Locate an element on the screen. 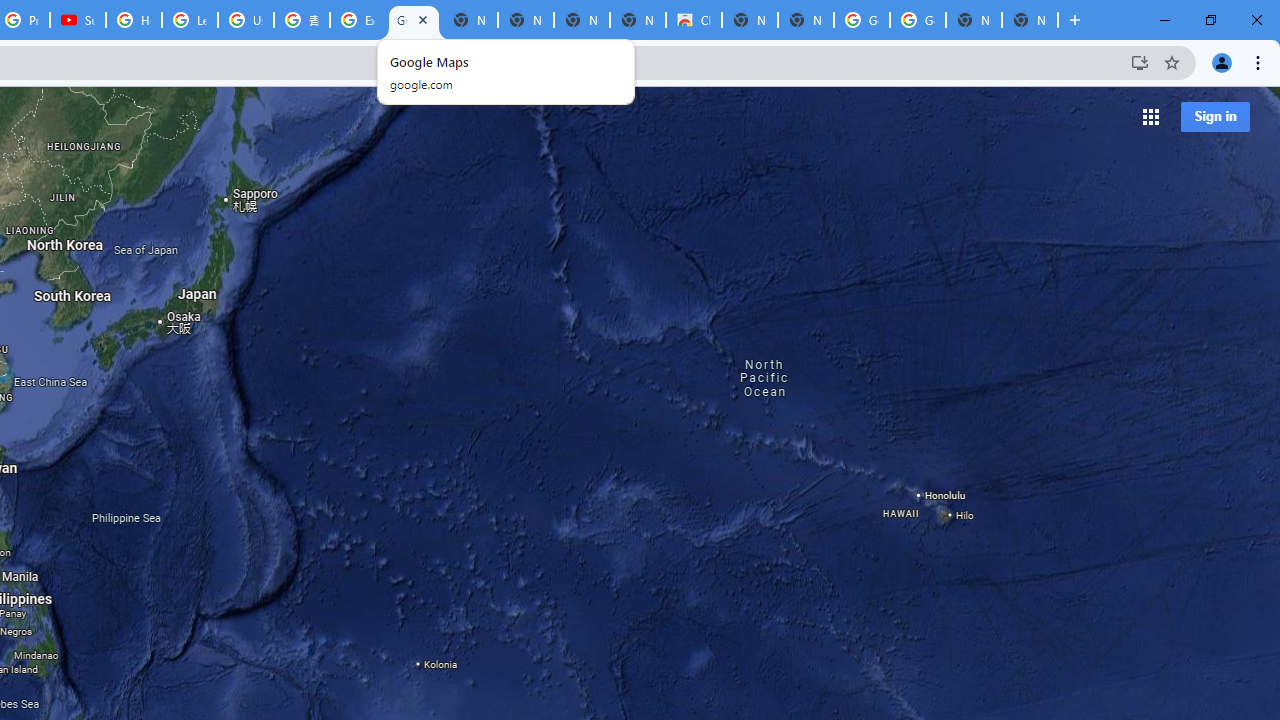 This screenshot has height=720, width=1280. 'Explore new street-level details - Google Maps Help' is located at coordinates (358, 20).